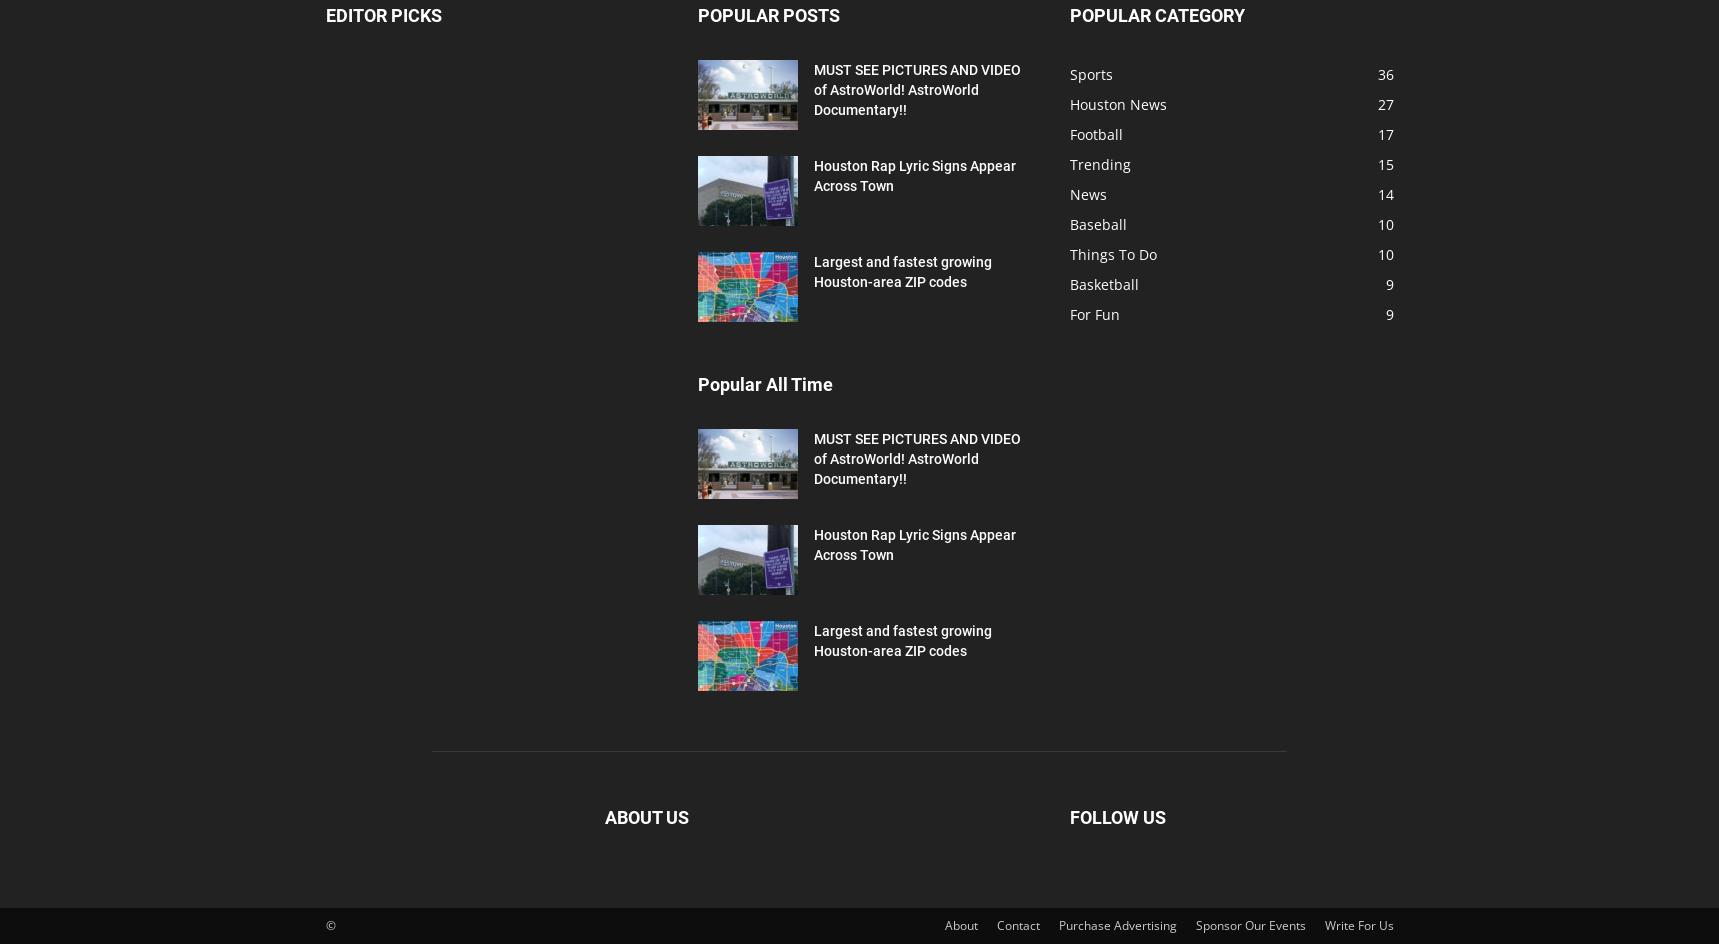 The image size is (1719, 944). What do you see at coordinates (768, 15) in the screenshot?
I see `'POPULAR POSTS'` at bounding box center [768, 15].